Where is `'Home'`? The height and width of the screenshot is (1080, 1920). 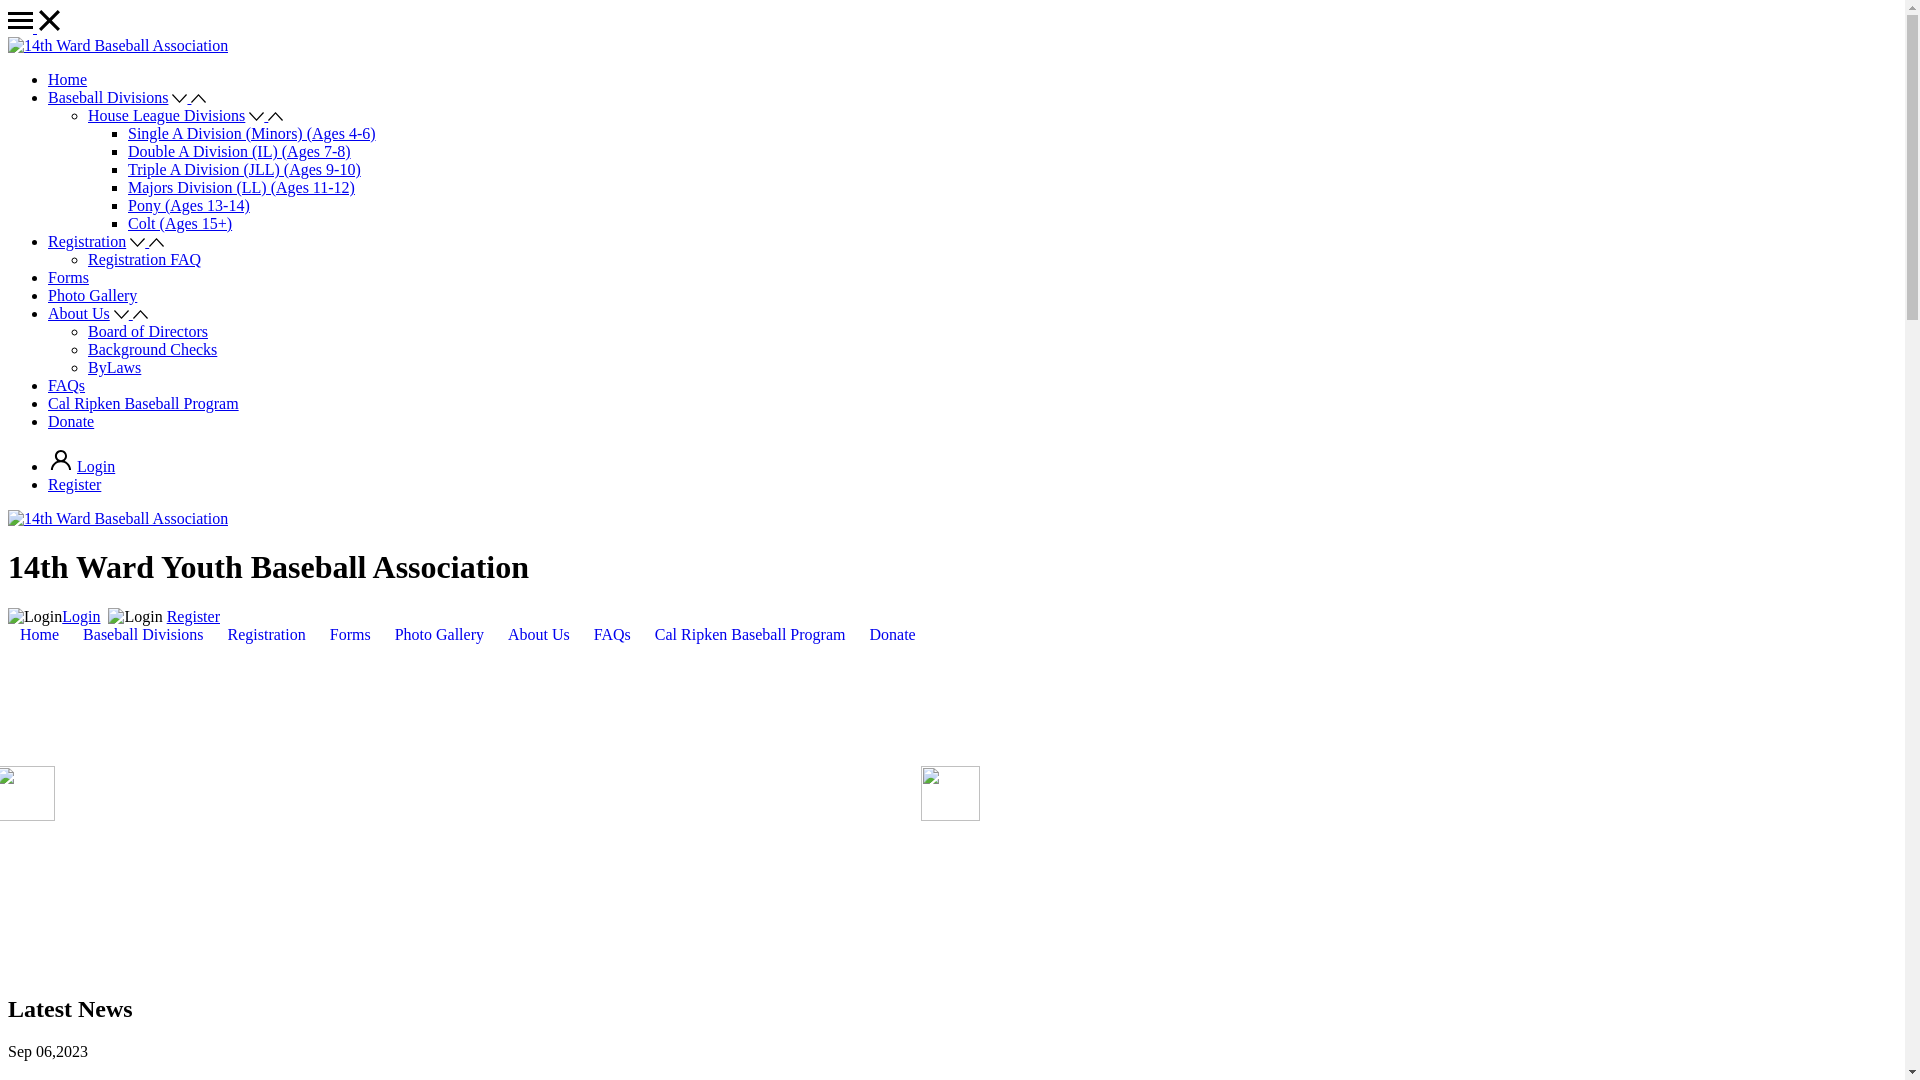
'Home' is located at coordinates (39, 635).